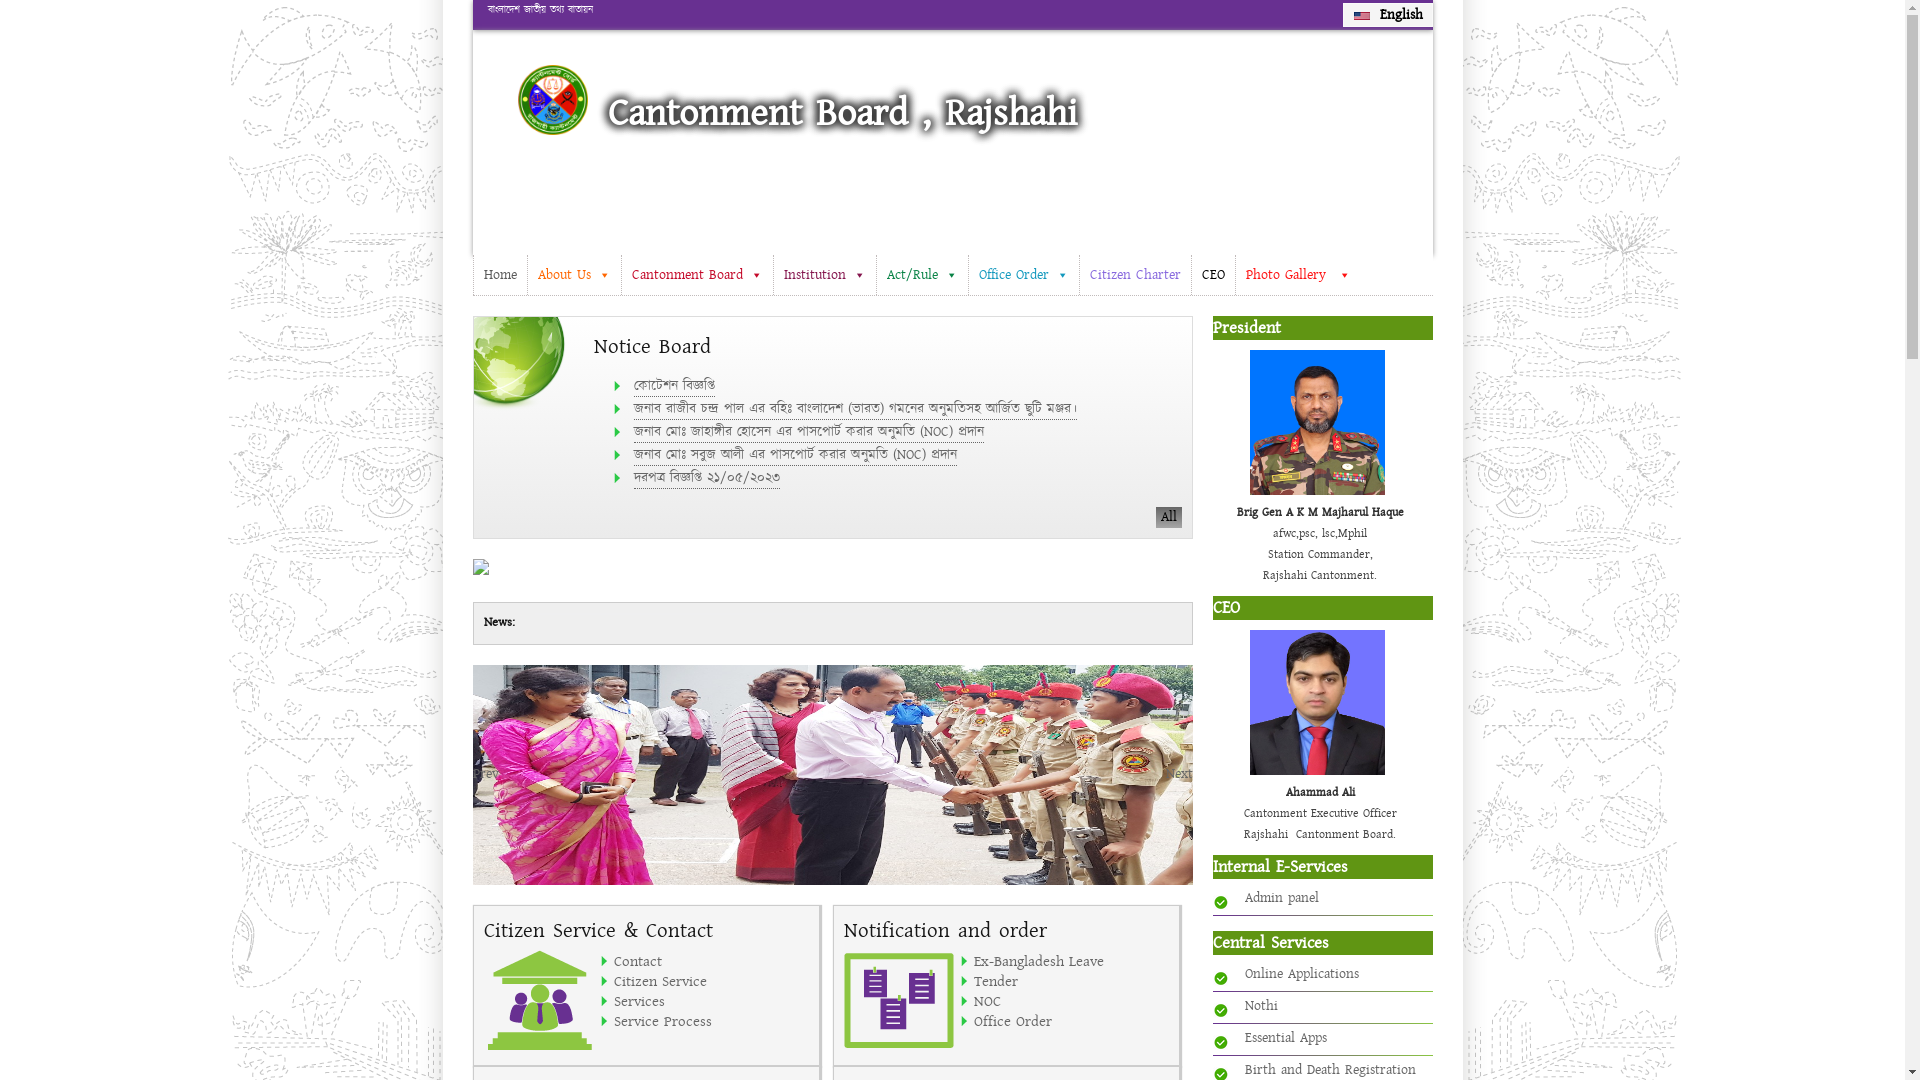 This screenshot has height=1080, width=1920. I want to click on 'Service Process', so click(711, 1021).